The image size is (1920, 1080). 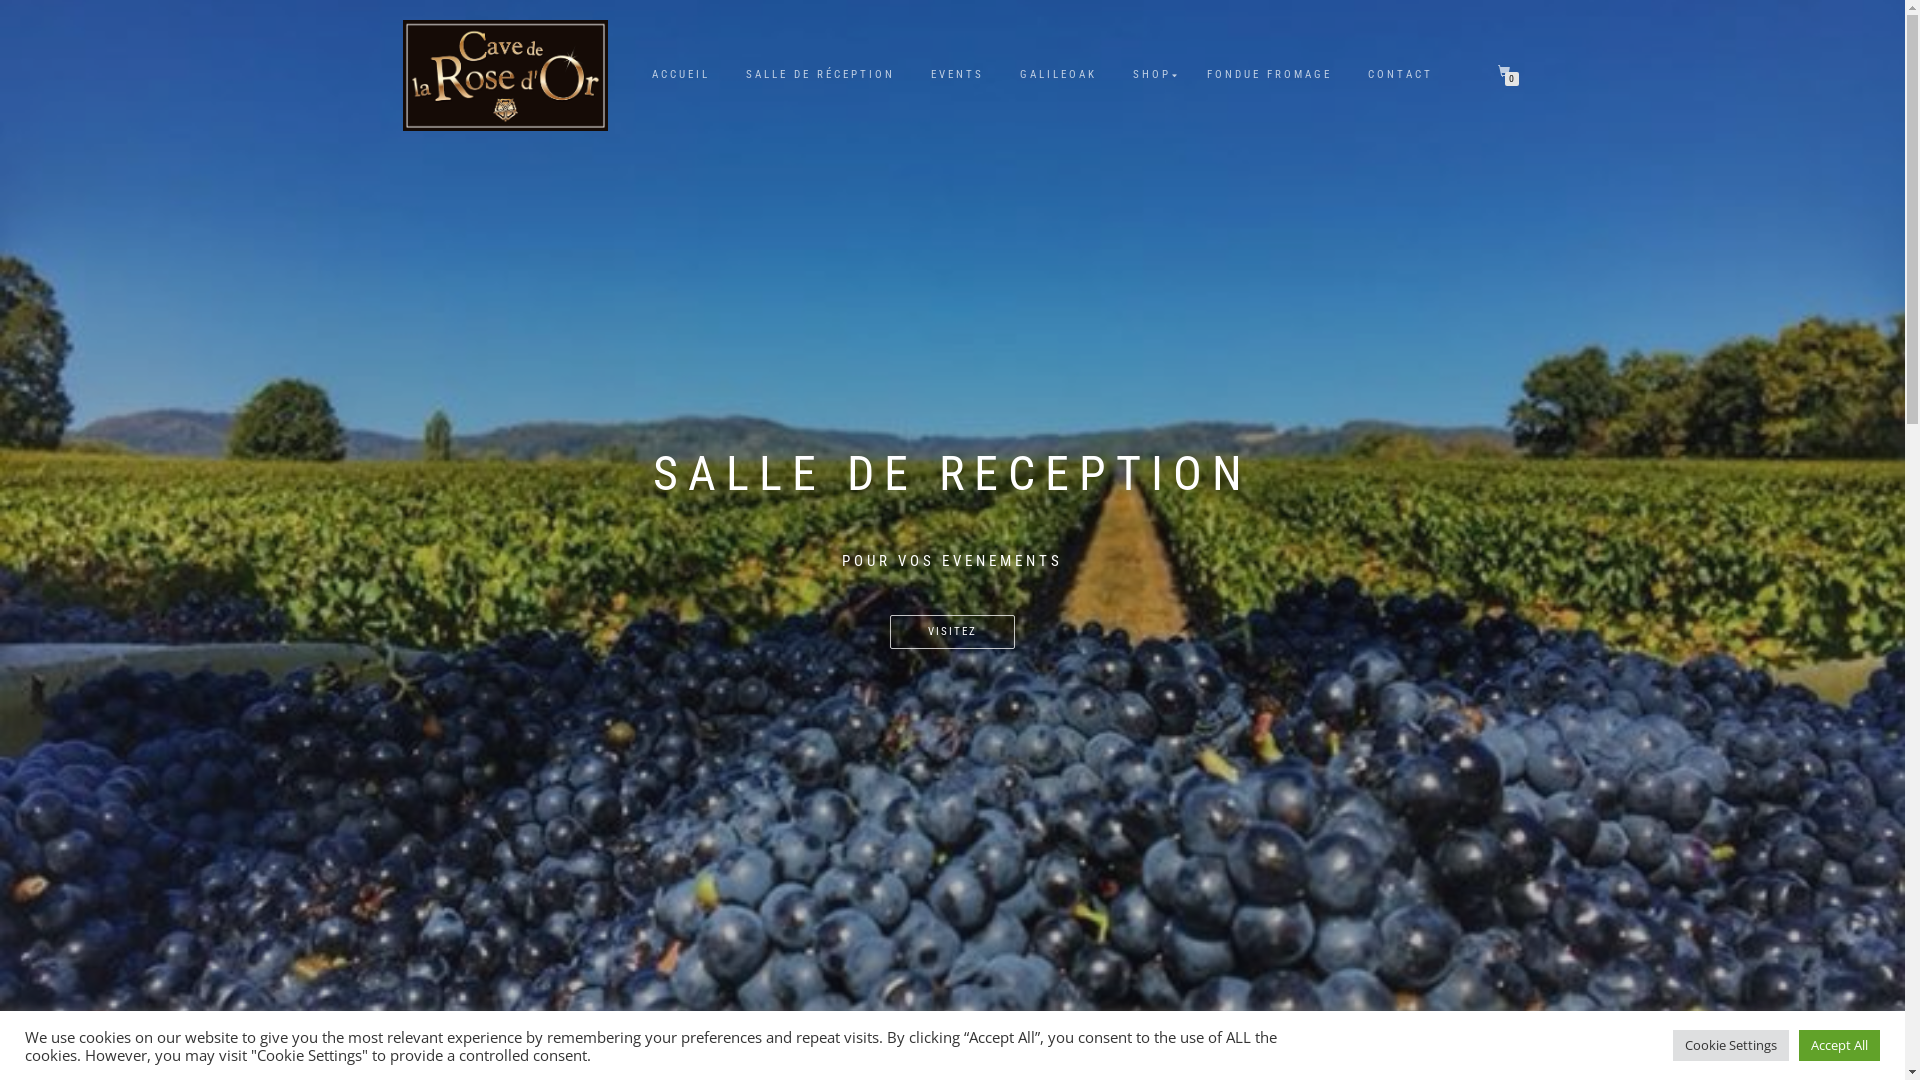 I want to click on '0', so click(x=1507, y=71).